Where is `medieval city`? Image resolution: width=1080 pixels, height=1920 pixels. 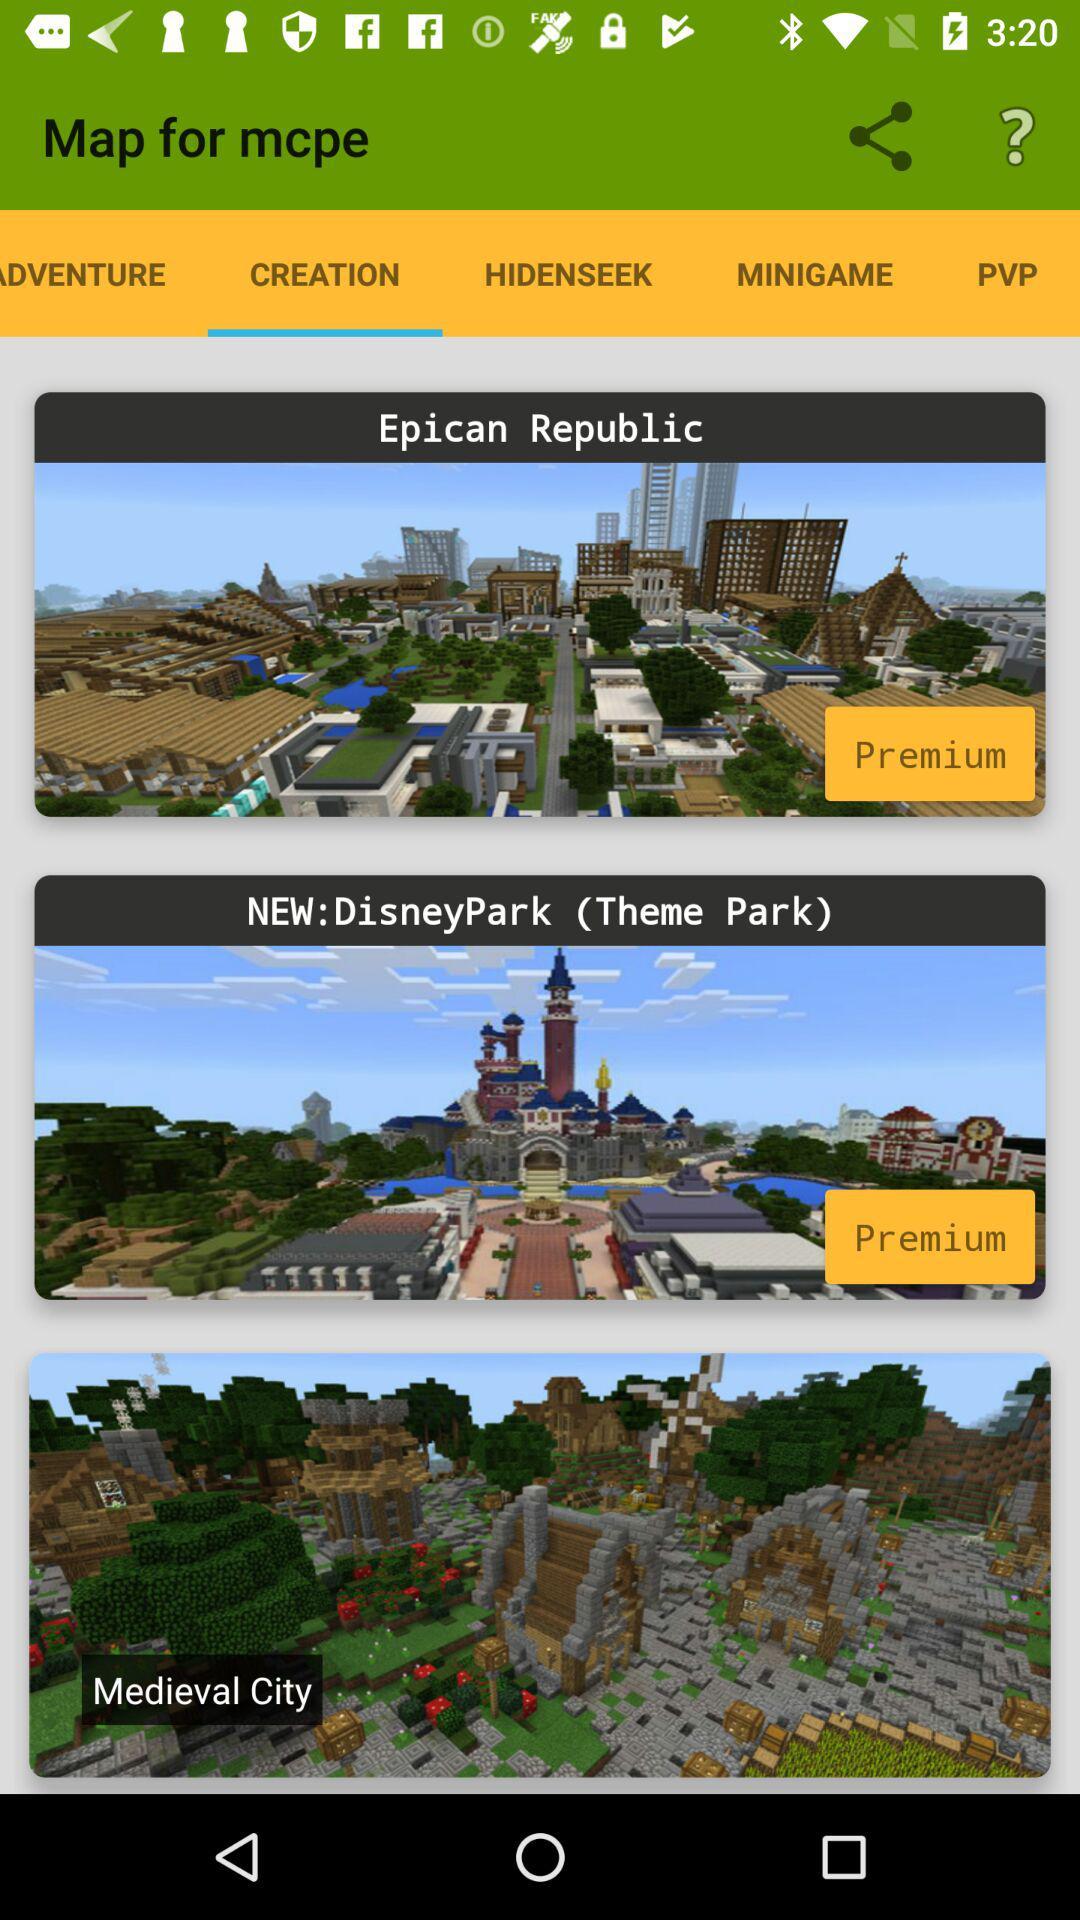
medieval city is located at coordinates (202, 1688).